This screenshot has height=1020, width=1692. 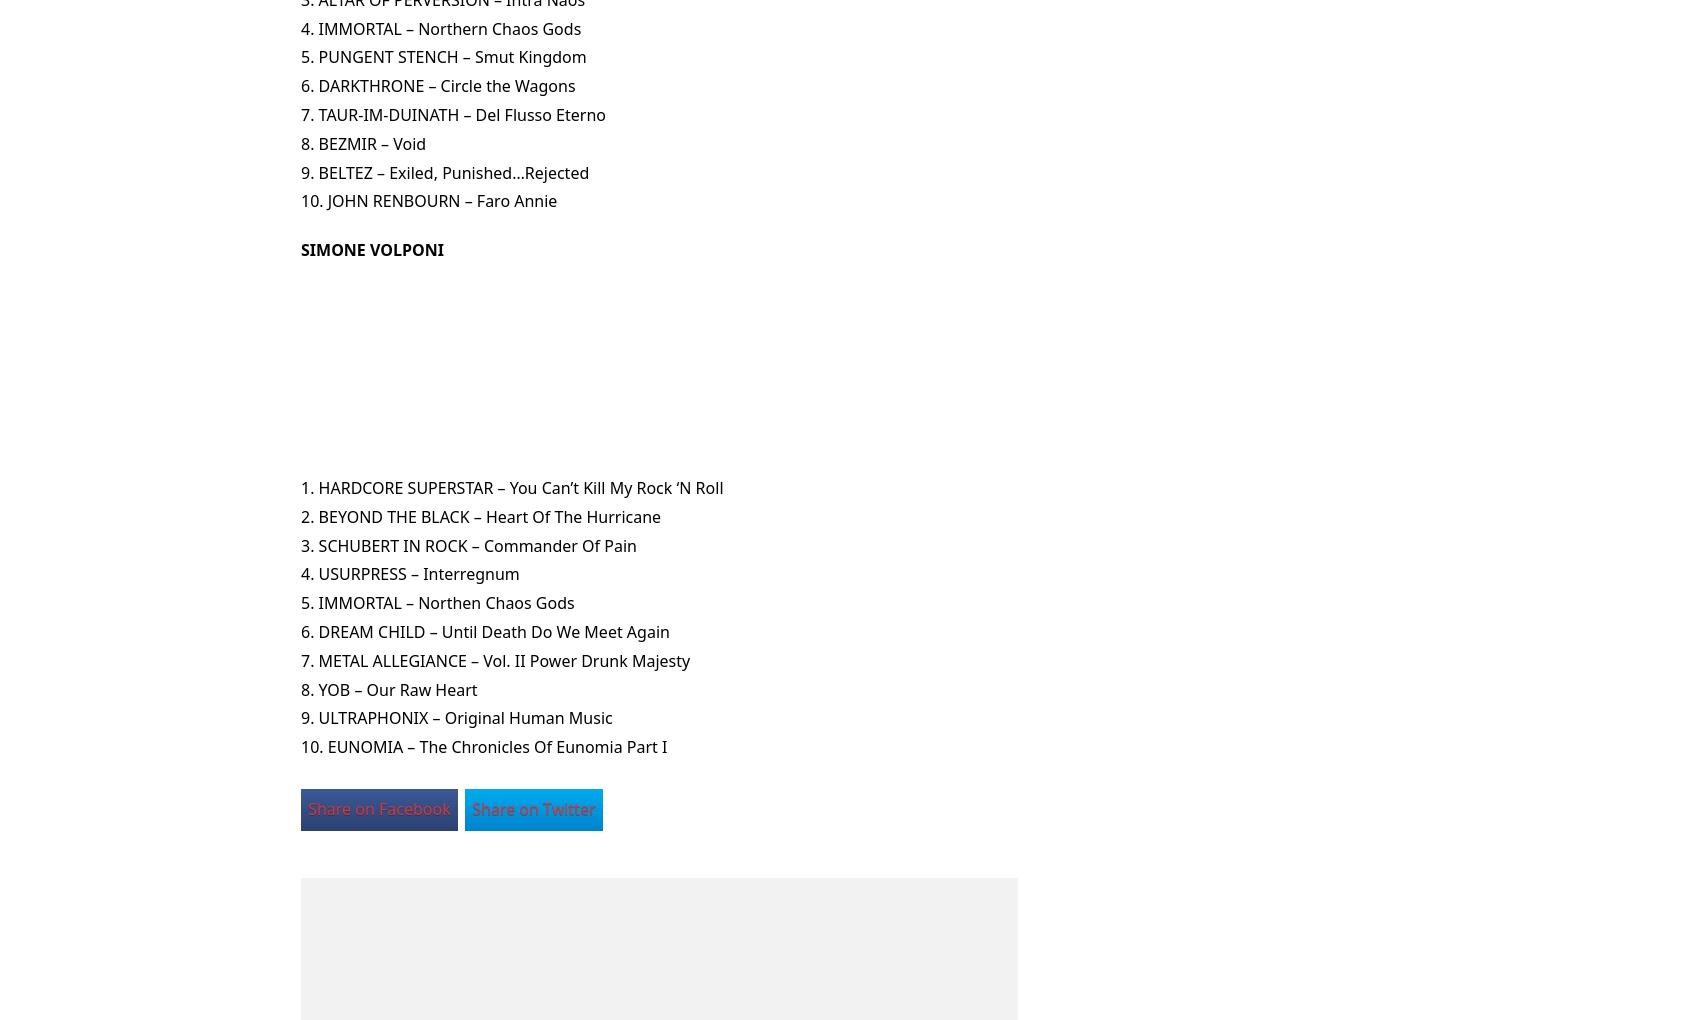 I want to click on '7. METAL ALLEGIANCE – Vol. II Power Drunk Majesty', so click(x=495, y=660).